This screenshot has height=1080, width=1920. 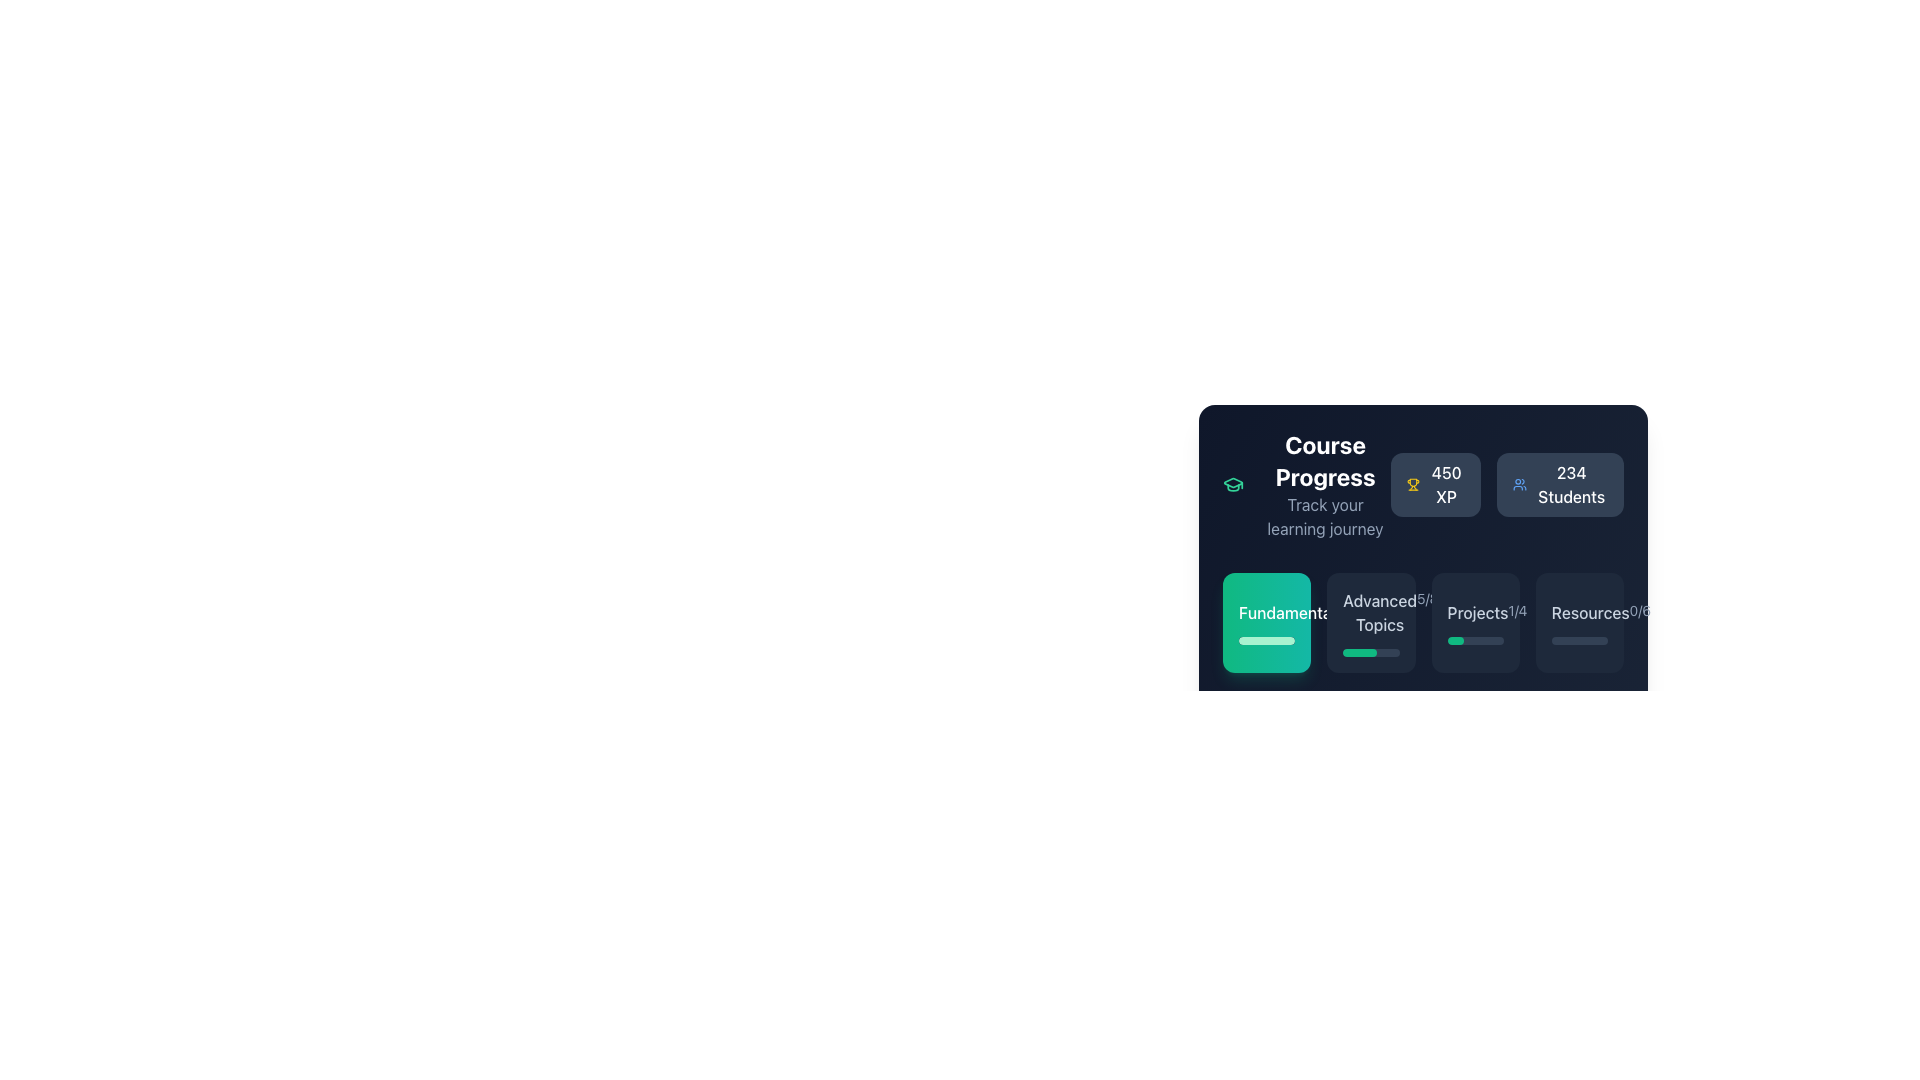 What do you see at coordinates (1232, 485) in the screenshot?
I see `the emerald green graduation cap icon, which has a minimalist design and is located to the left of the 'Course Progress' text` at bounding box center [1232, 485].